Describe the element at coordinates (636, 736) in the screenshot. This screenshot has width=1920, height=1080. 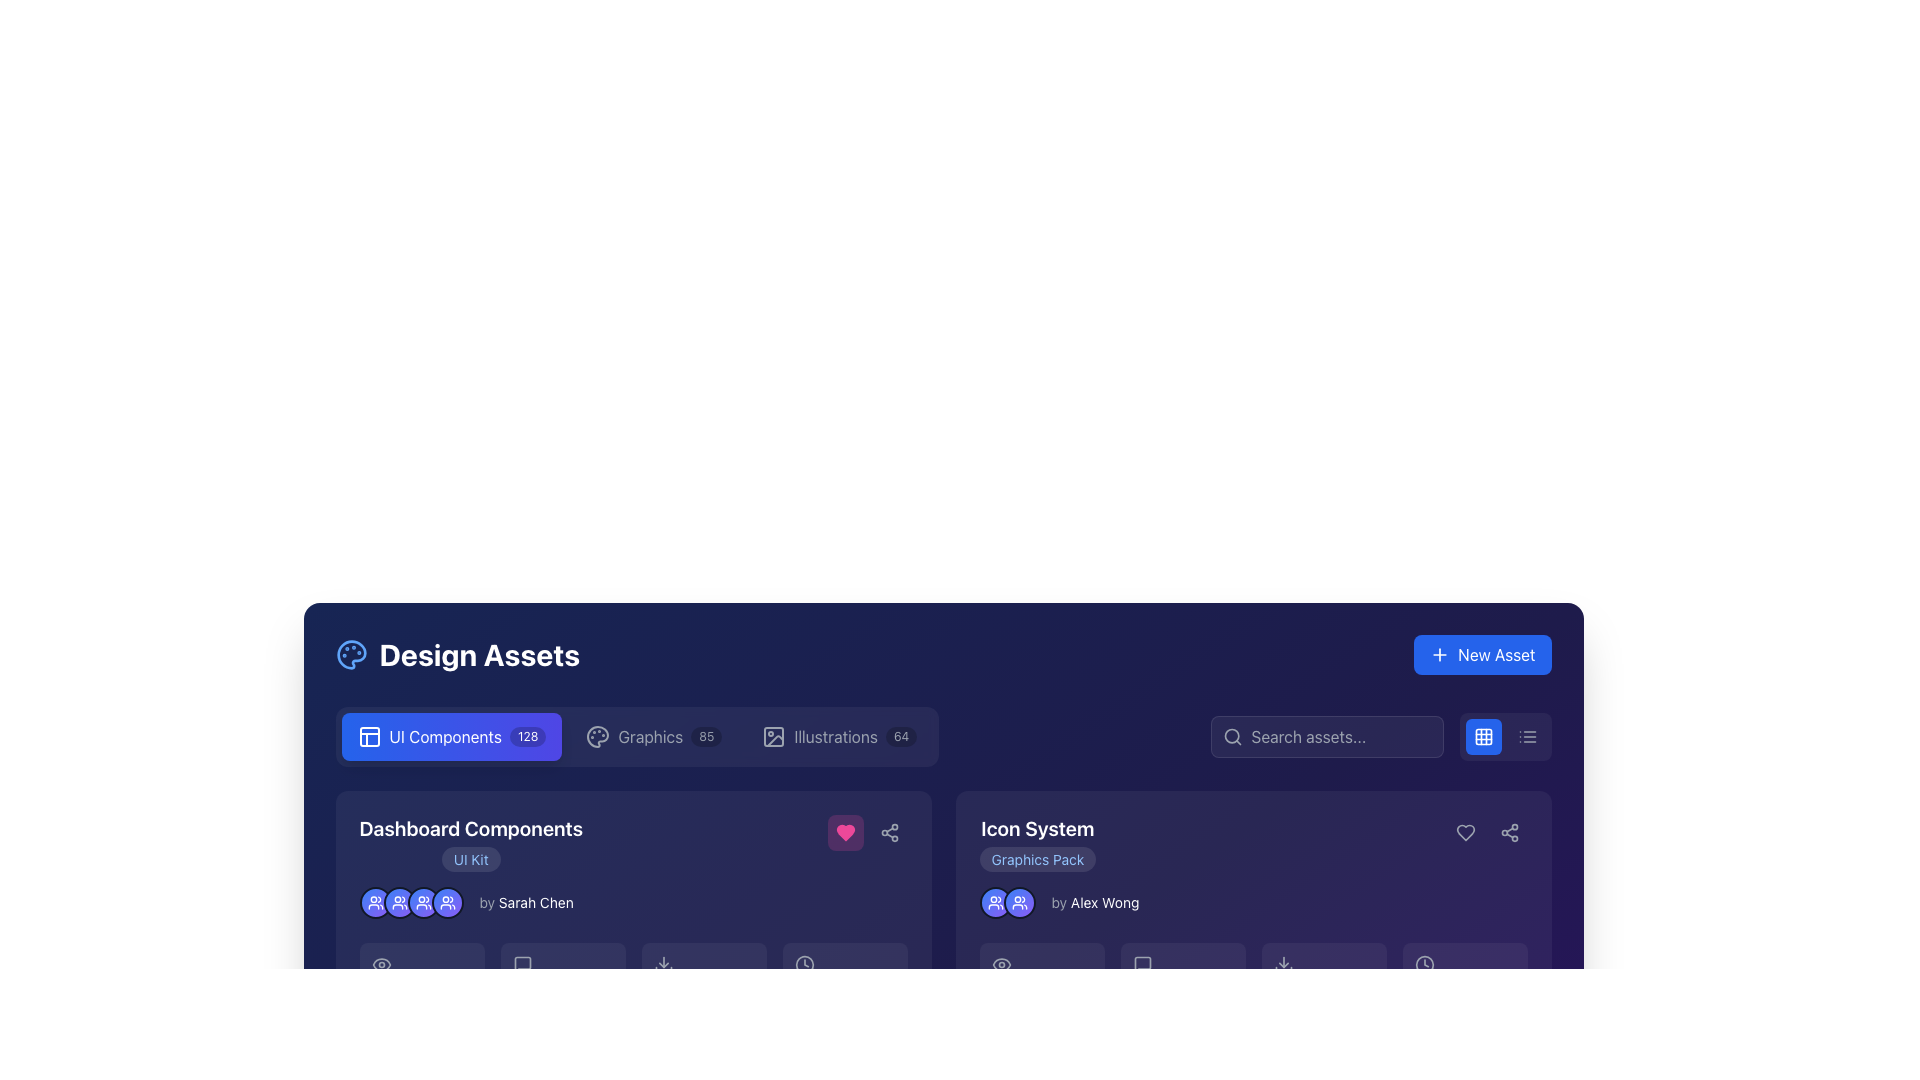
I see `the toolbar panel containing the items 'UI Components', 'Graphics', and 'Illustrations'` at that location.